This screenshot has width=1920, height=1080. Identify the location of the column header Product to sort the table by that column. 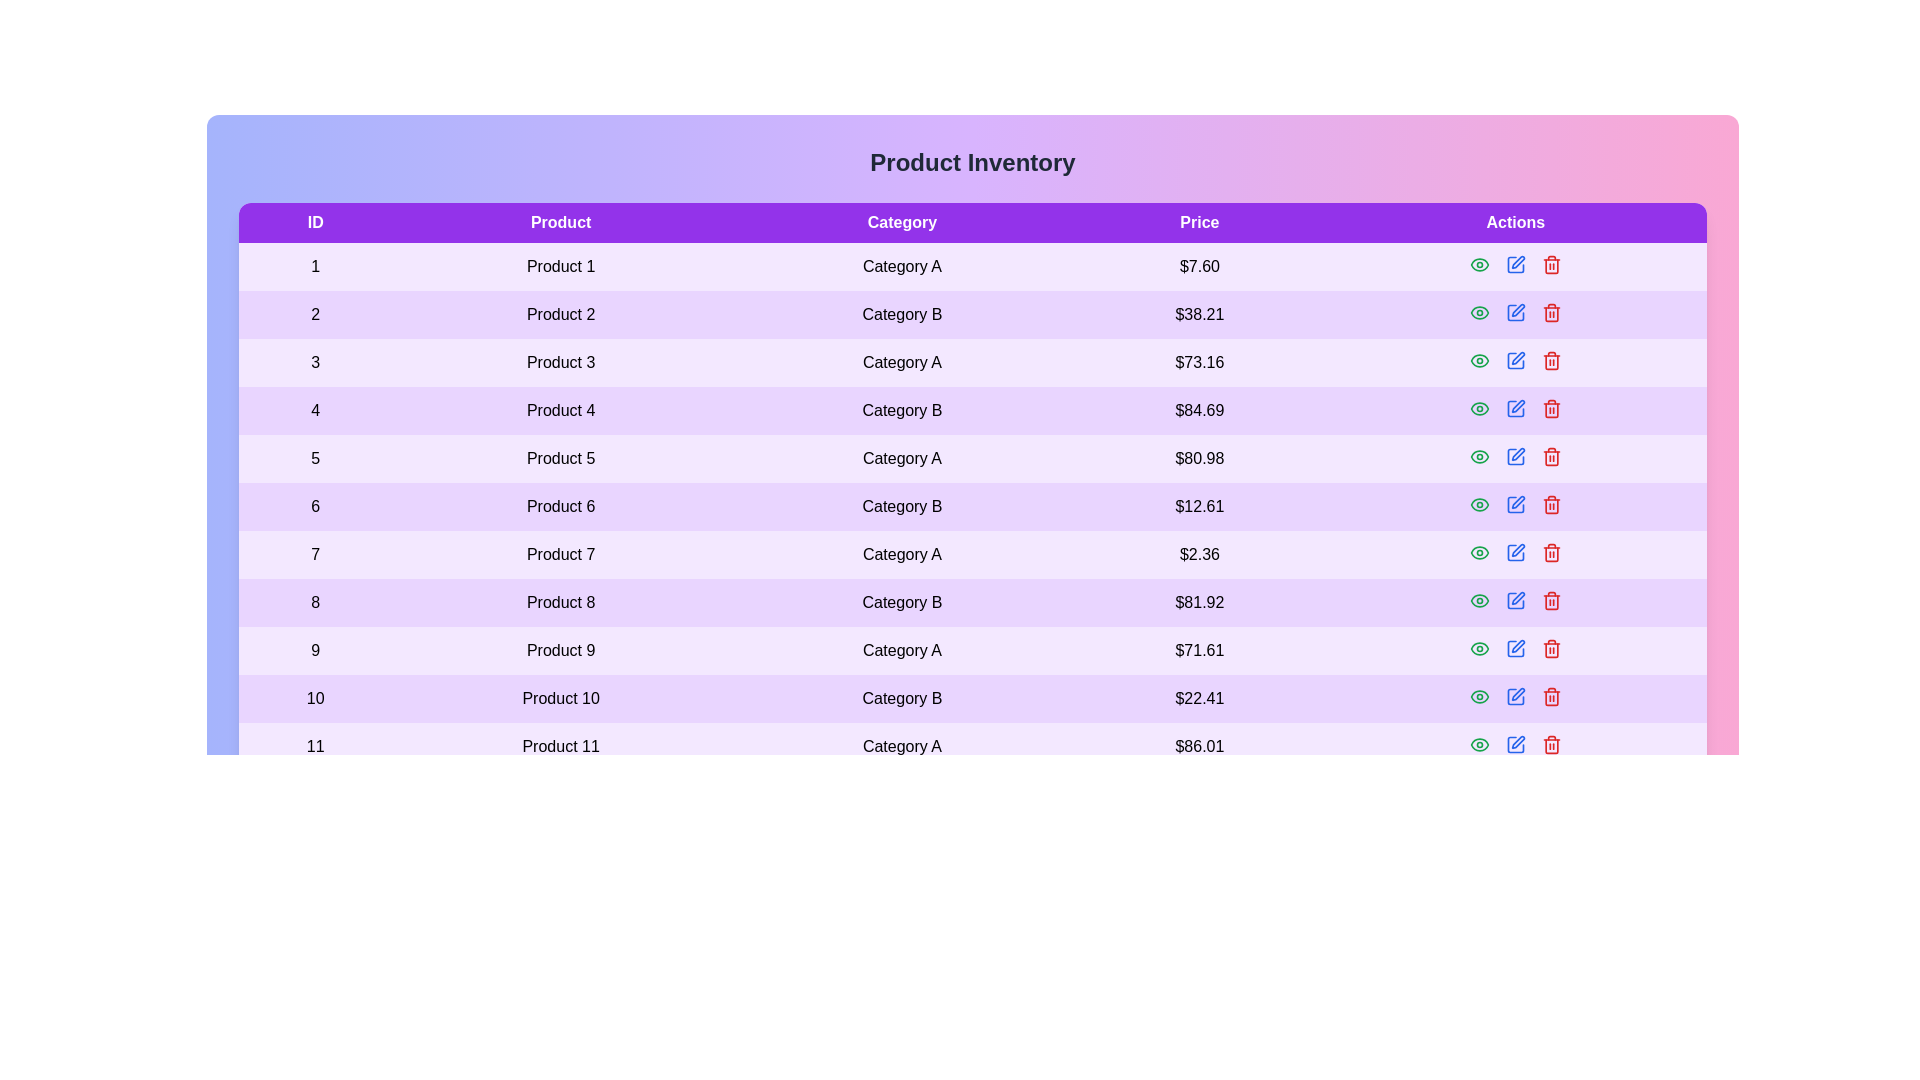
(560, 223).